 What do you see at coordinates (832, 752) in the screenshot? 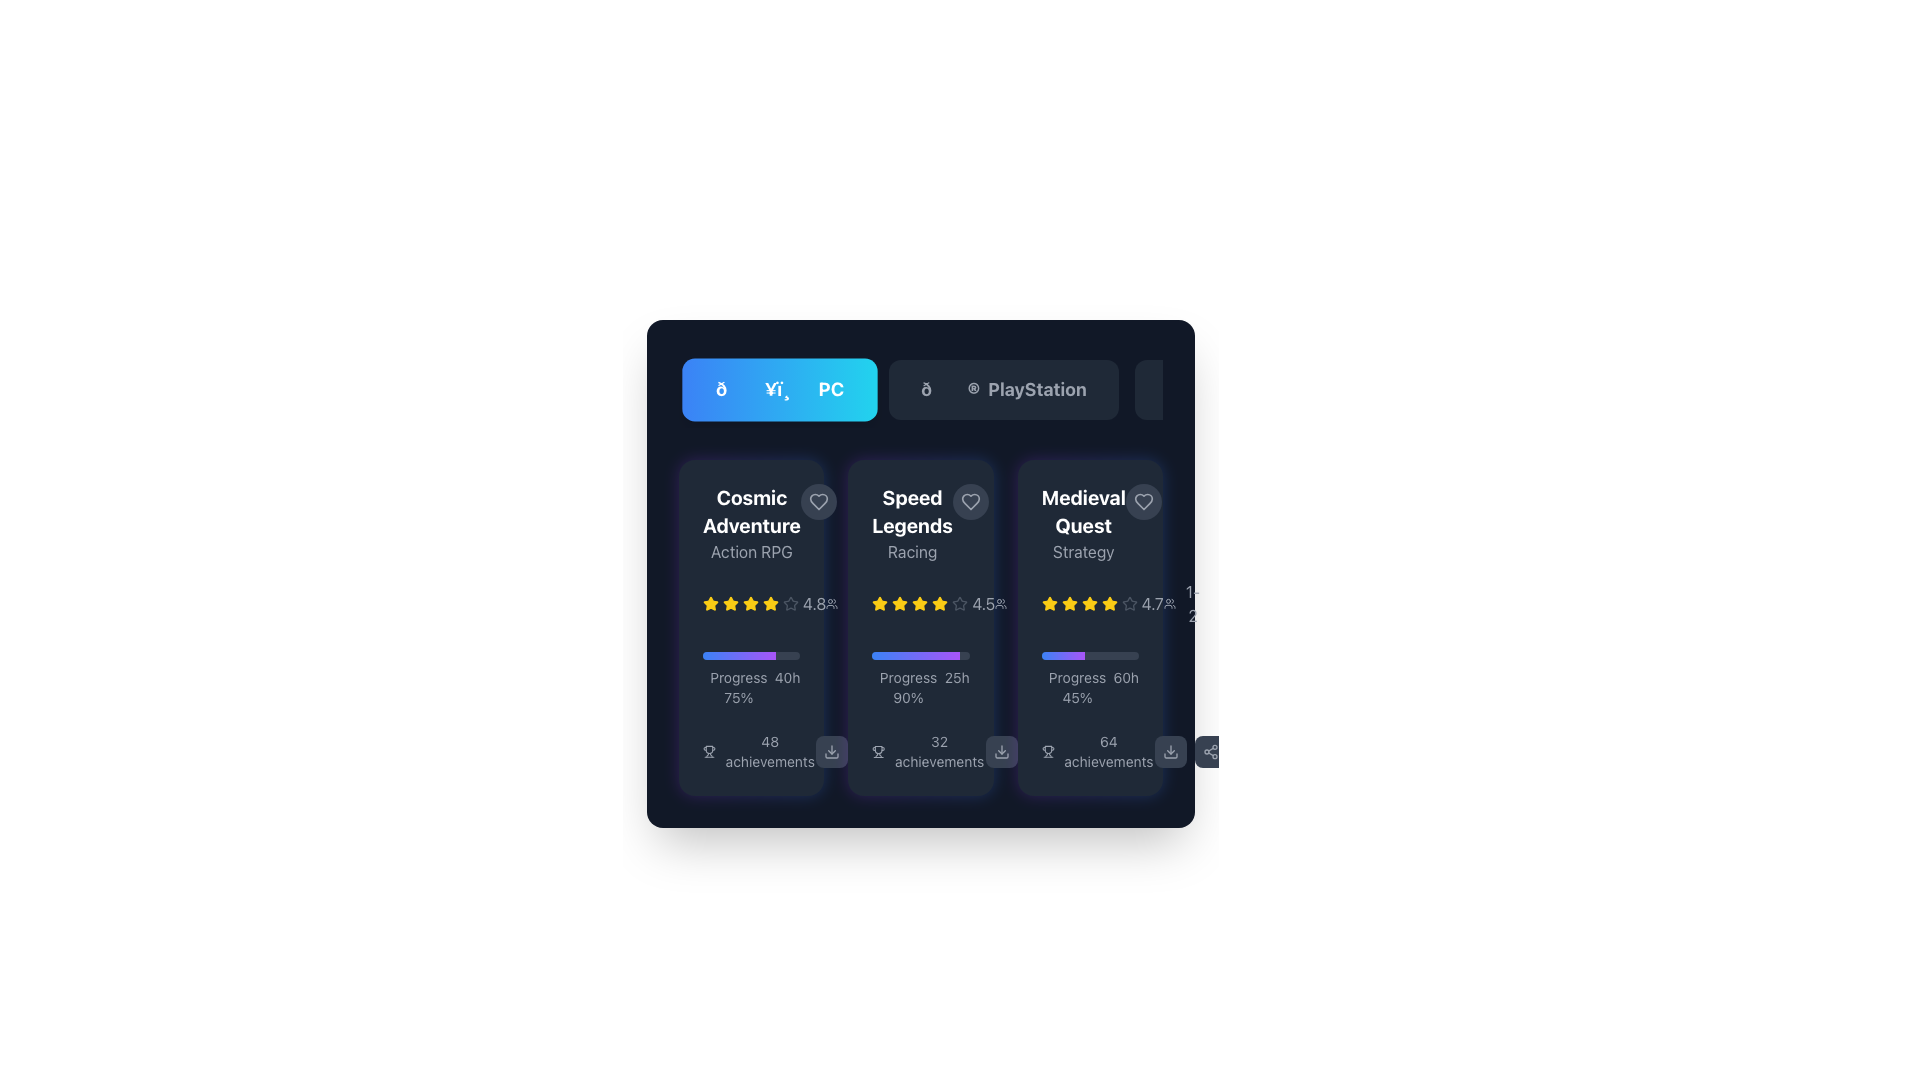
I see `the download icon, which features a downward arrow within a rectangular base, located at the rightmost edge of the interactive button on the second game card` at bounding box center [832, 752].